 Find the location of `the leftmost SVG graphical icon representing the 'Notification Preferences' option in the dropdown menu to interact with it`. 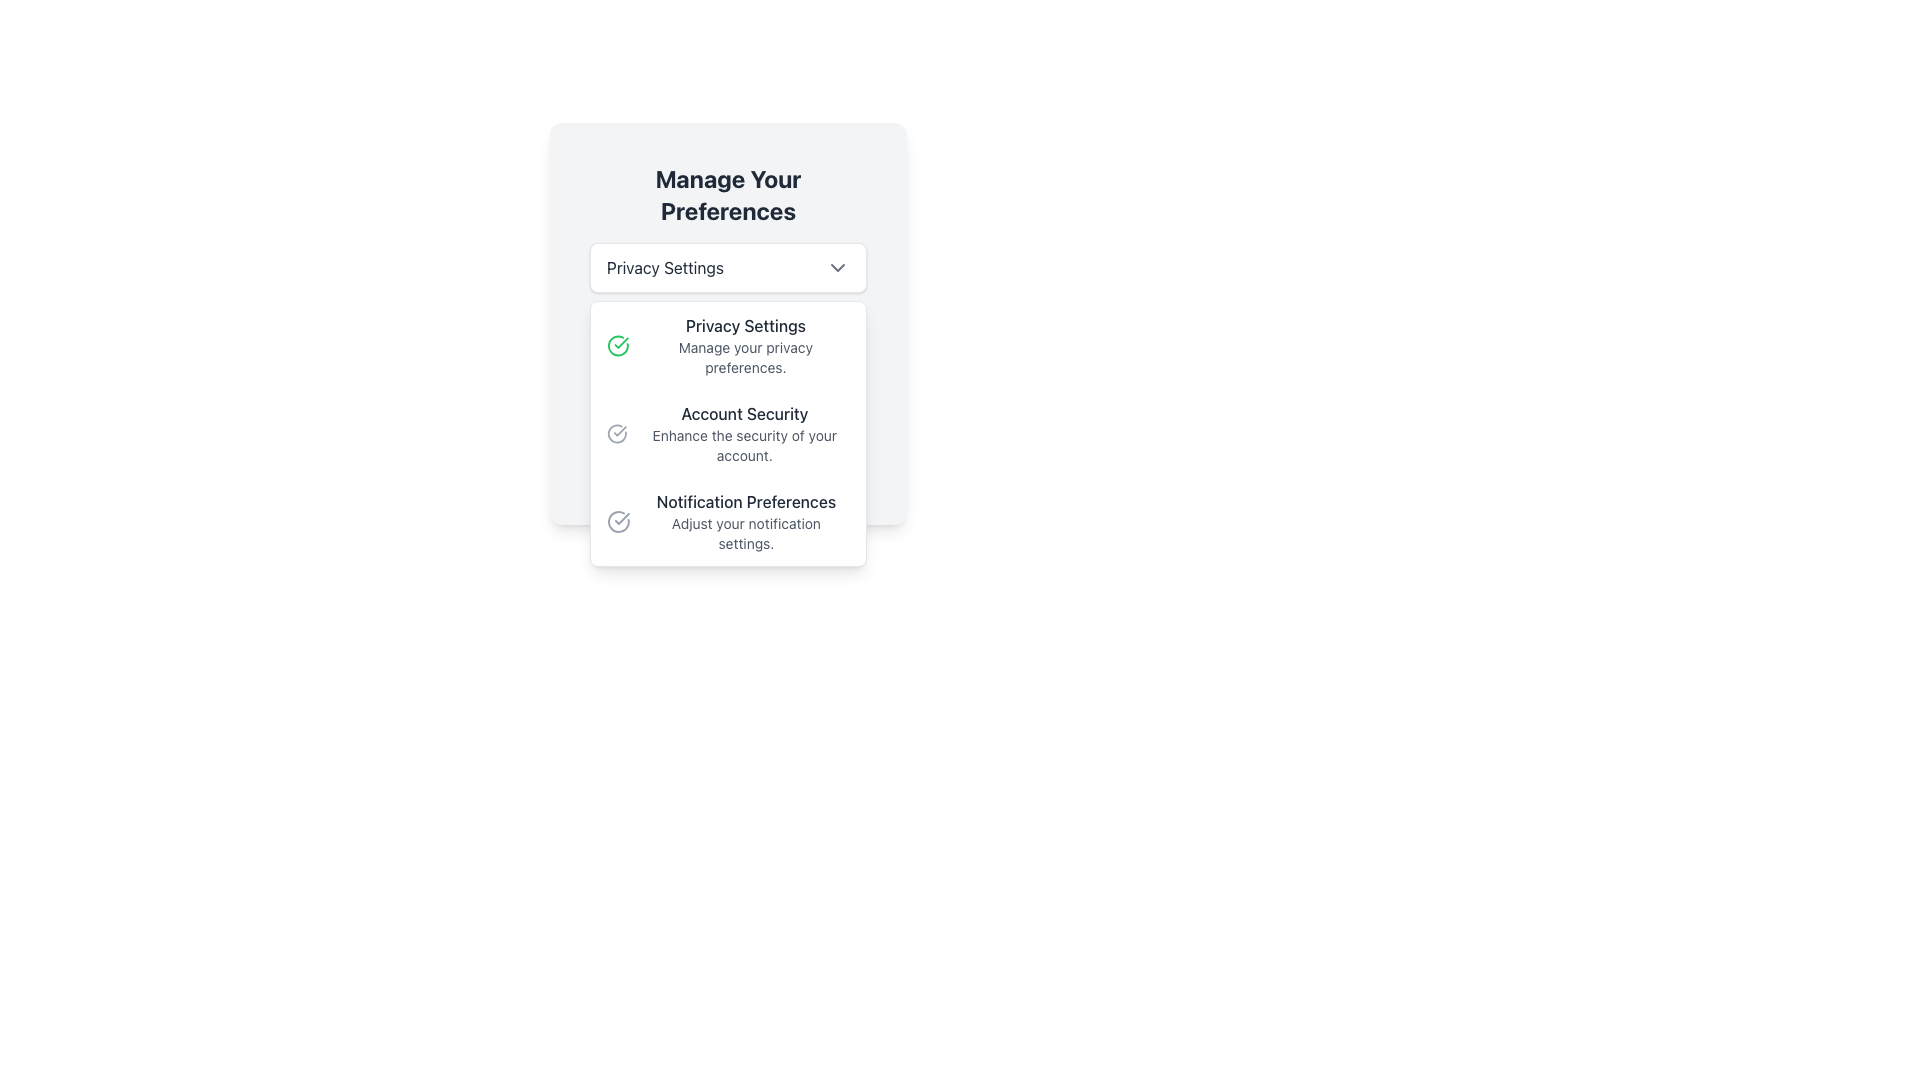

the leftmost SVG graphical icon representing the 'Notification Preferences' option in the dropdown menu to interact with it is located at coordinates (618, 520).